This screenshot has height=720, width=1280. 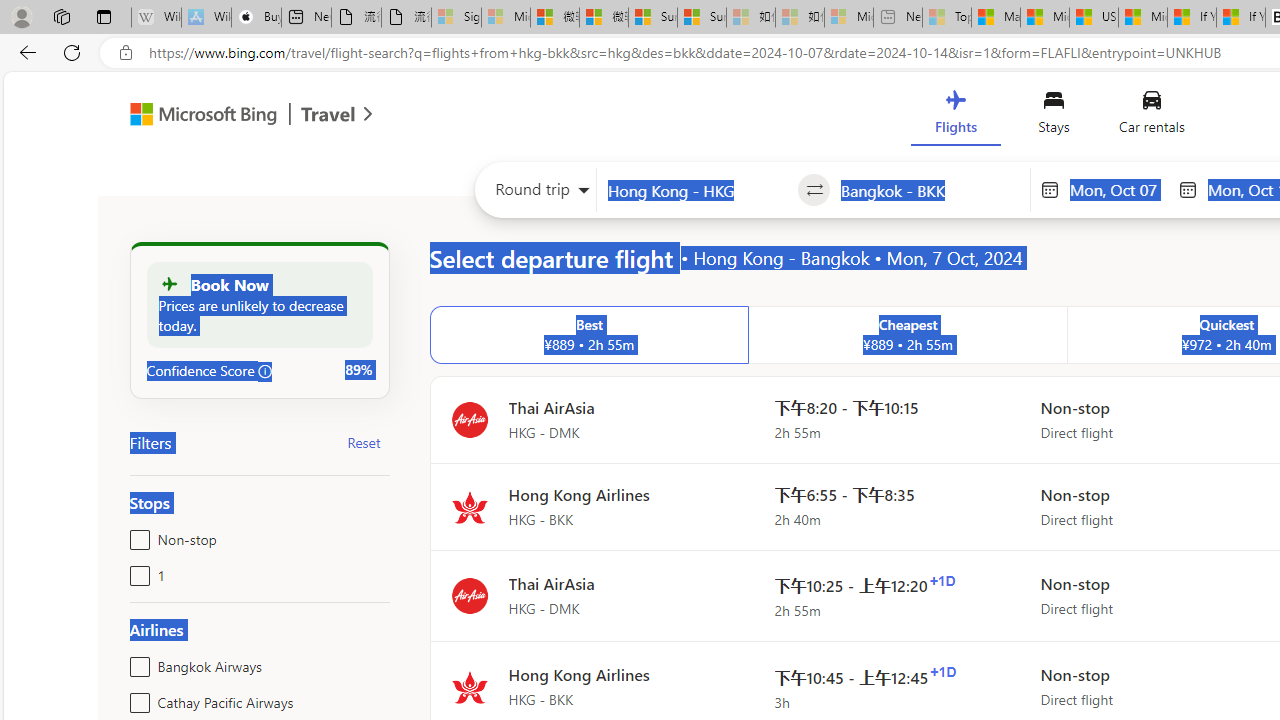 What do you see at coordinates (929, 190) in the screenshot?
I see `'Going to?'` at bounding box center [929, 190].